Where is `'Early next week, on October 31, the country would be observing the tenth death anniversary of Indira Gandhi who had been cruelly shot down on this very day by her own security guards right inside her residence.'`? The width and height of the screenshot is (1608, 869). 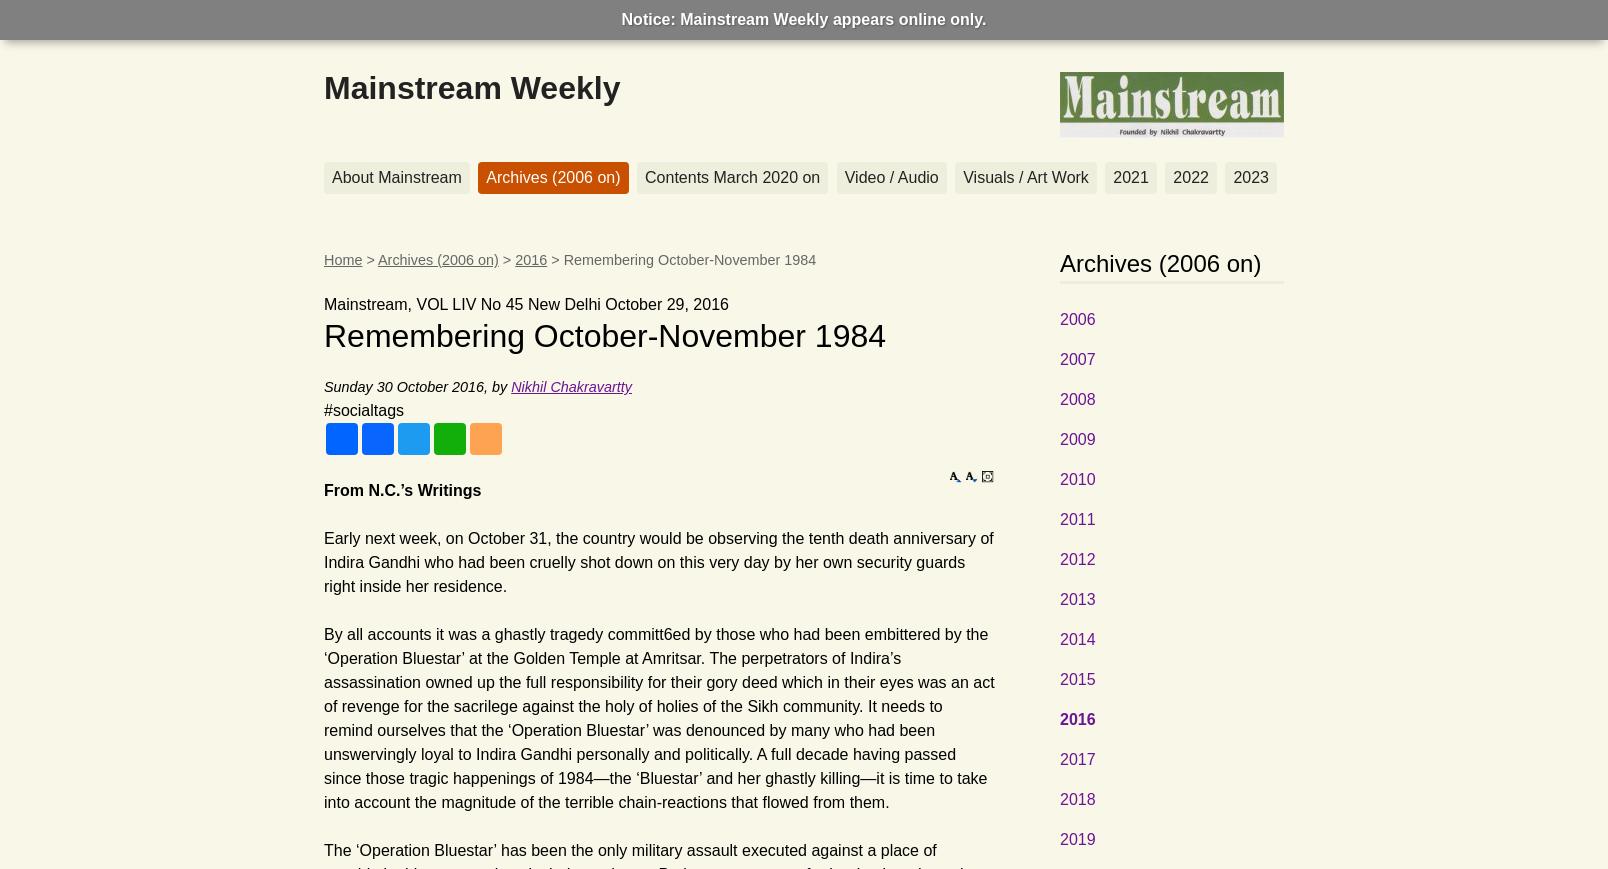 'Early next week, on October 31, the country would be observing the tenth death anniversary of Indira Gandhi who had been cruelly shot down on this very day by her own security guards right inside her residence.' is located at coordinates (658, 561).